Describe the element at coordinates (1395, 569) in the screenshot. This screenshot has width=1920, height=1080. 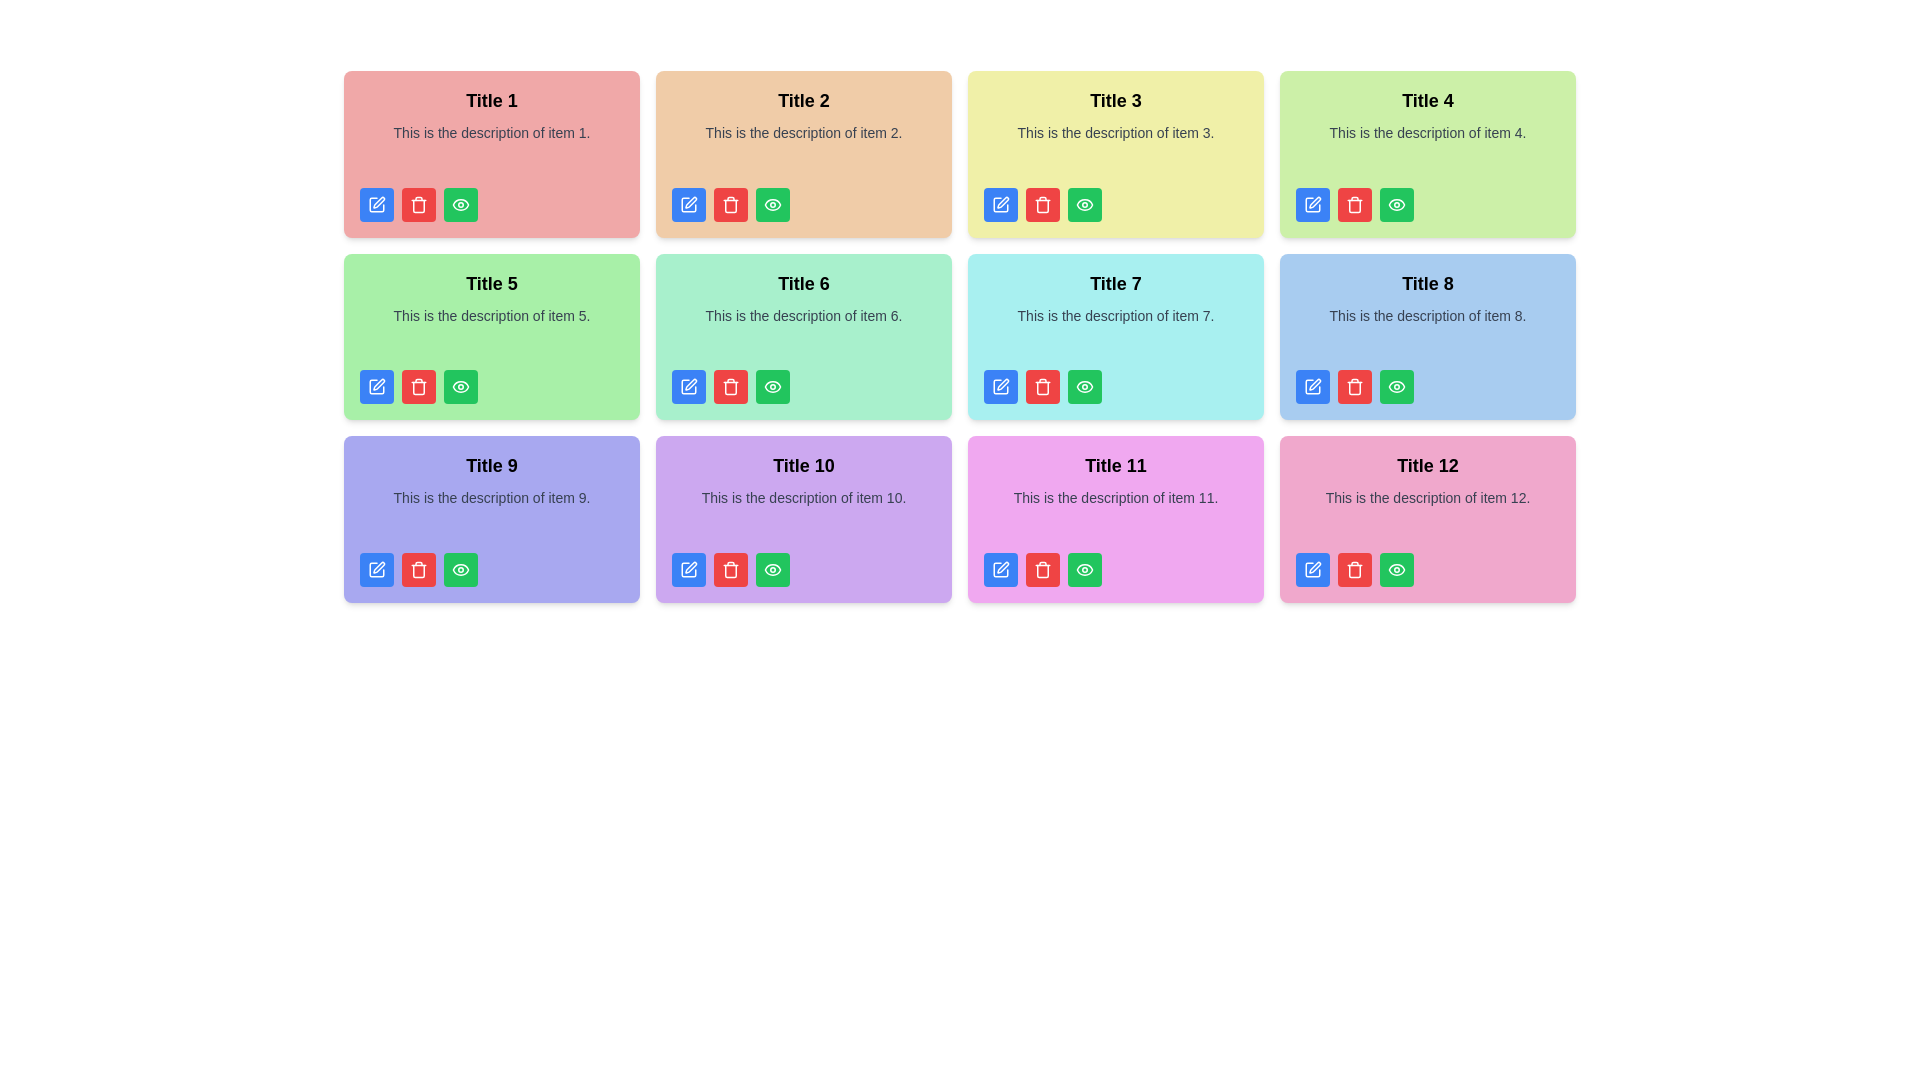
I see `the green eye-shaped icon button located at the bottom right corner of the card titled 'Title 12'` at that location.